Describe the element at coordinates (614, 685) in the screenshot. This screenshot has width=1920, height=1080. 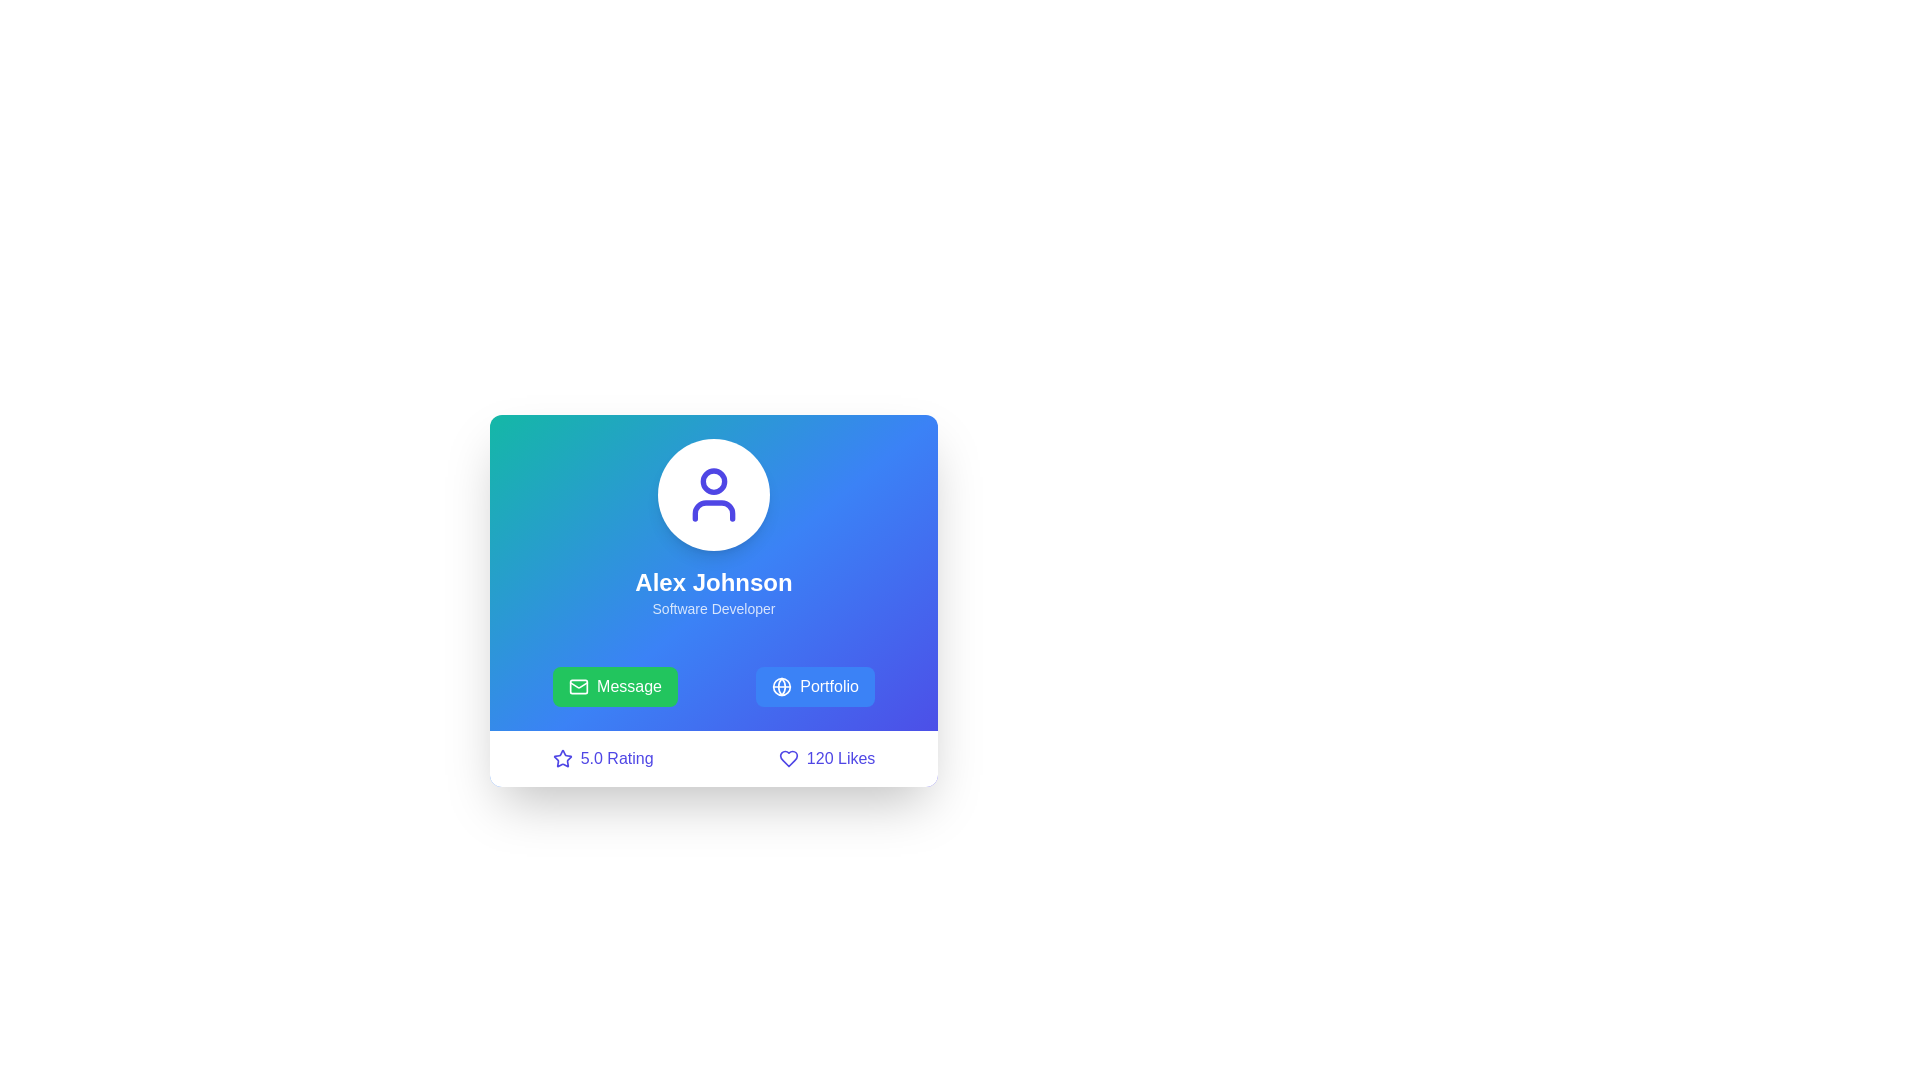
I see `the green 'Message' button with a white envelope icon to send a message` at that location.